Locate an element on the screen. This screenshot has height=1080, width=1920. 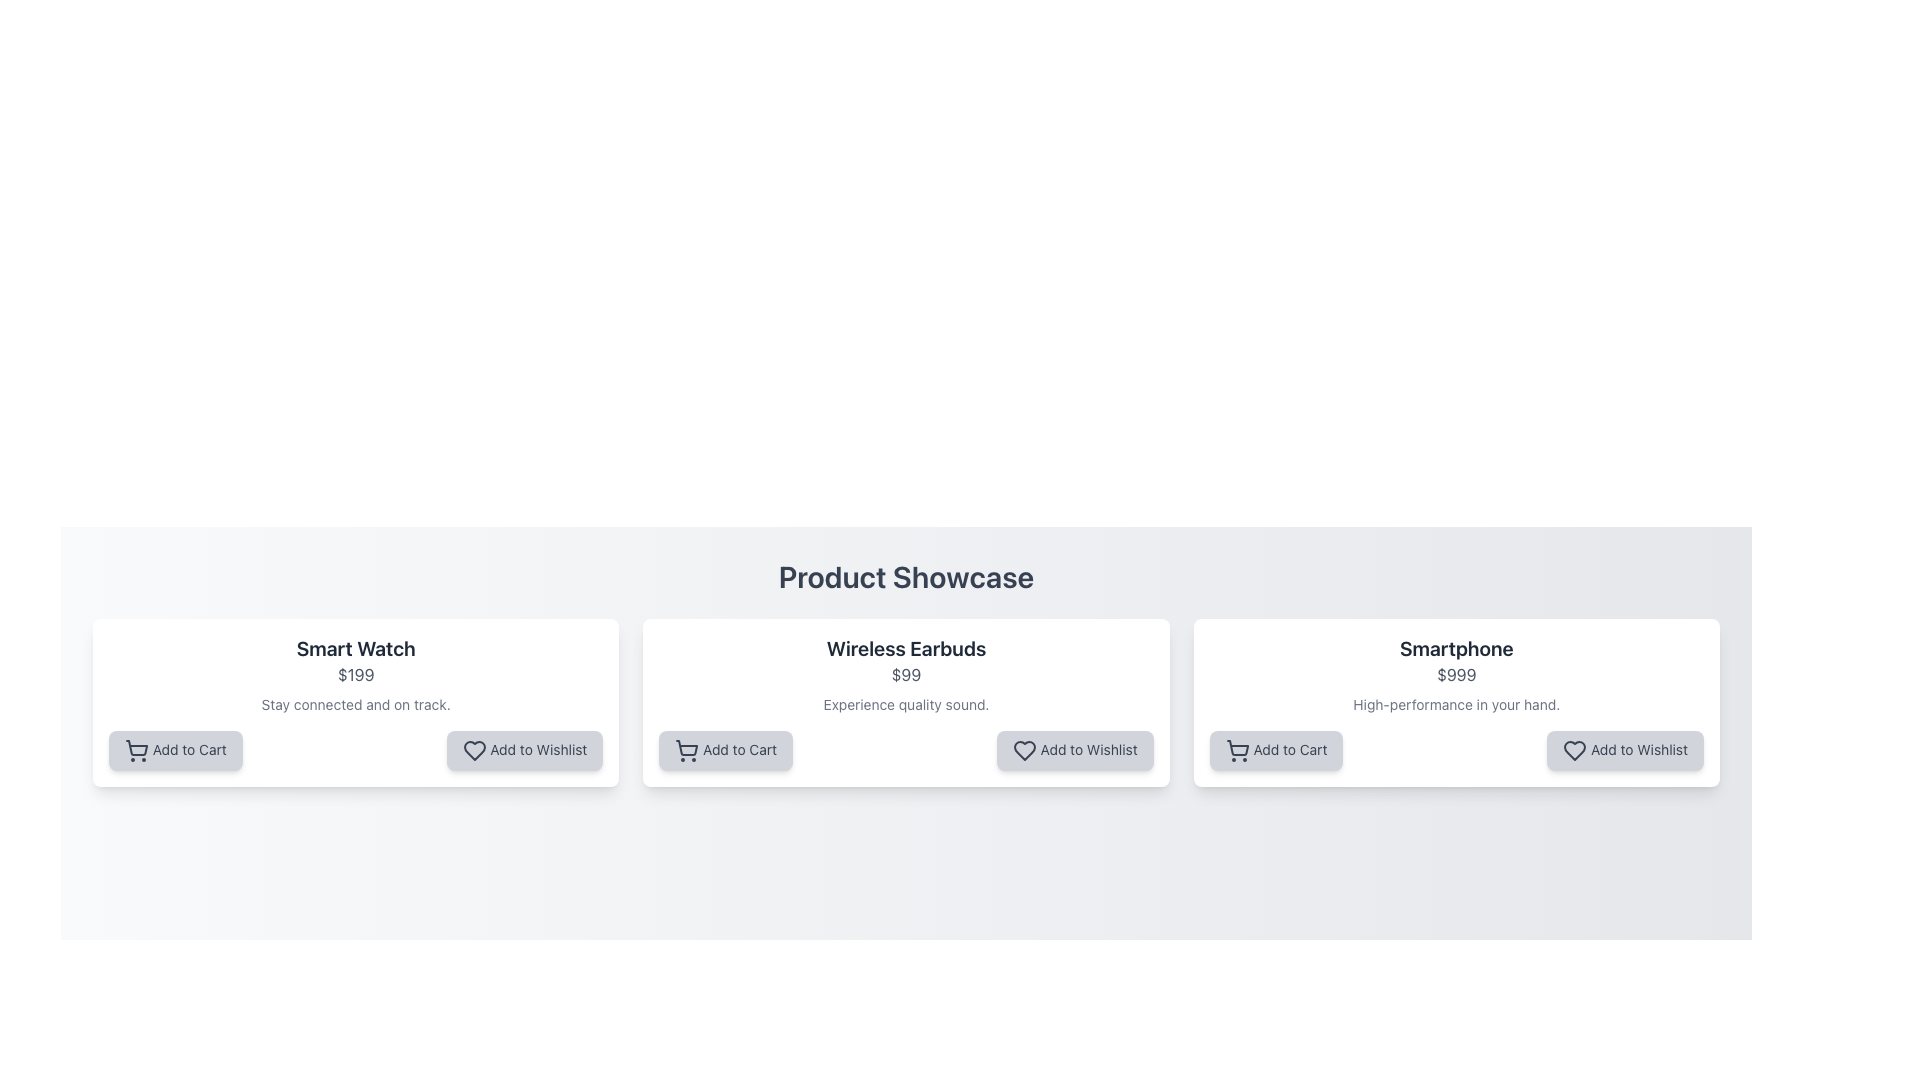
the 'Smart Watch' text label, which is styled with a large bold font and is centrally positioned at the top of its product card is located at coordinates (356, 648).